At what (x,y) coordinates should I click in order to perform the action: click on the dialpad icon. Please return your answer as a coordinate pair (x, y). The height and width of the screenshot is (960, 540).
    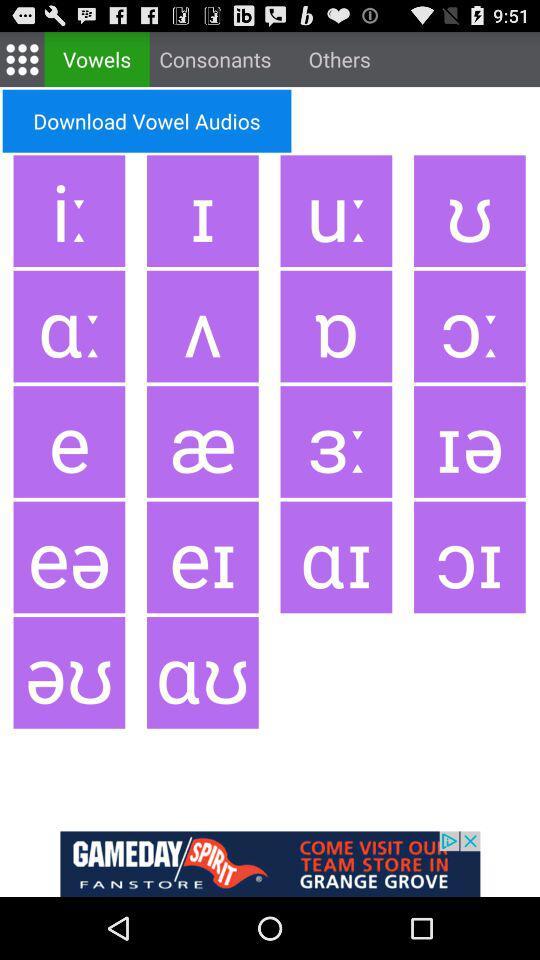
    Looking at the image, I should click on (21, 63).